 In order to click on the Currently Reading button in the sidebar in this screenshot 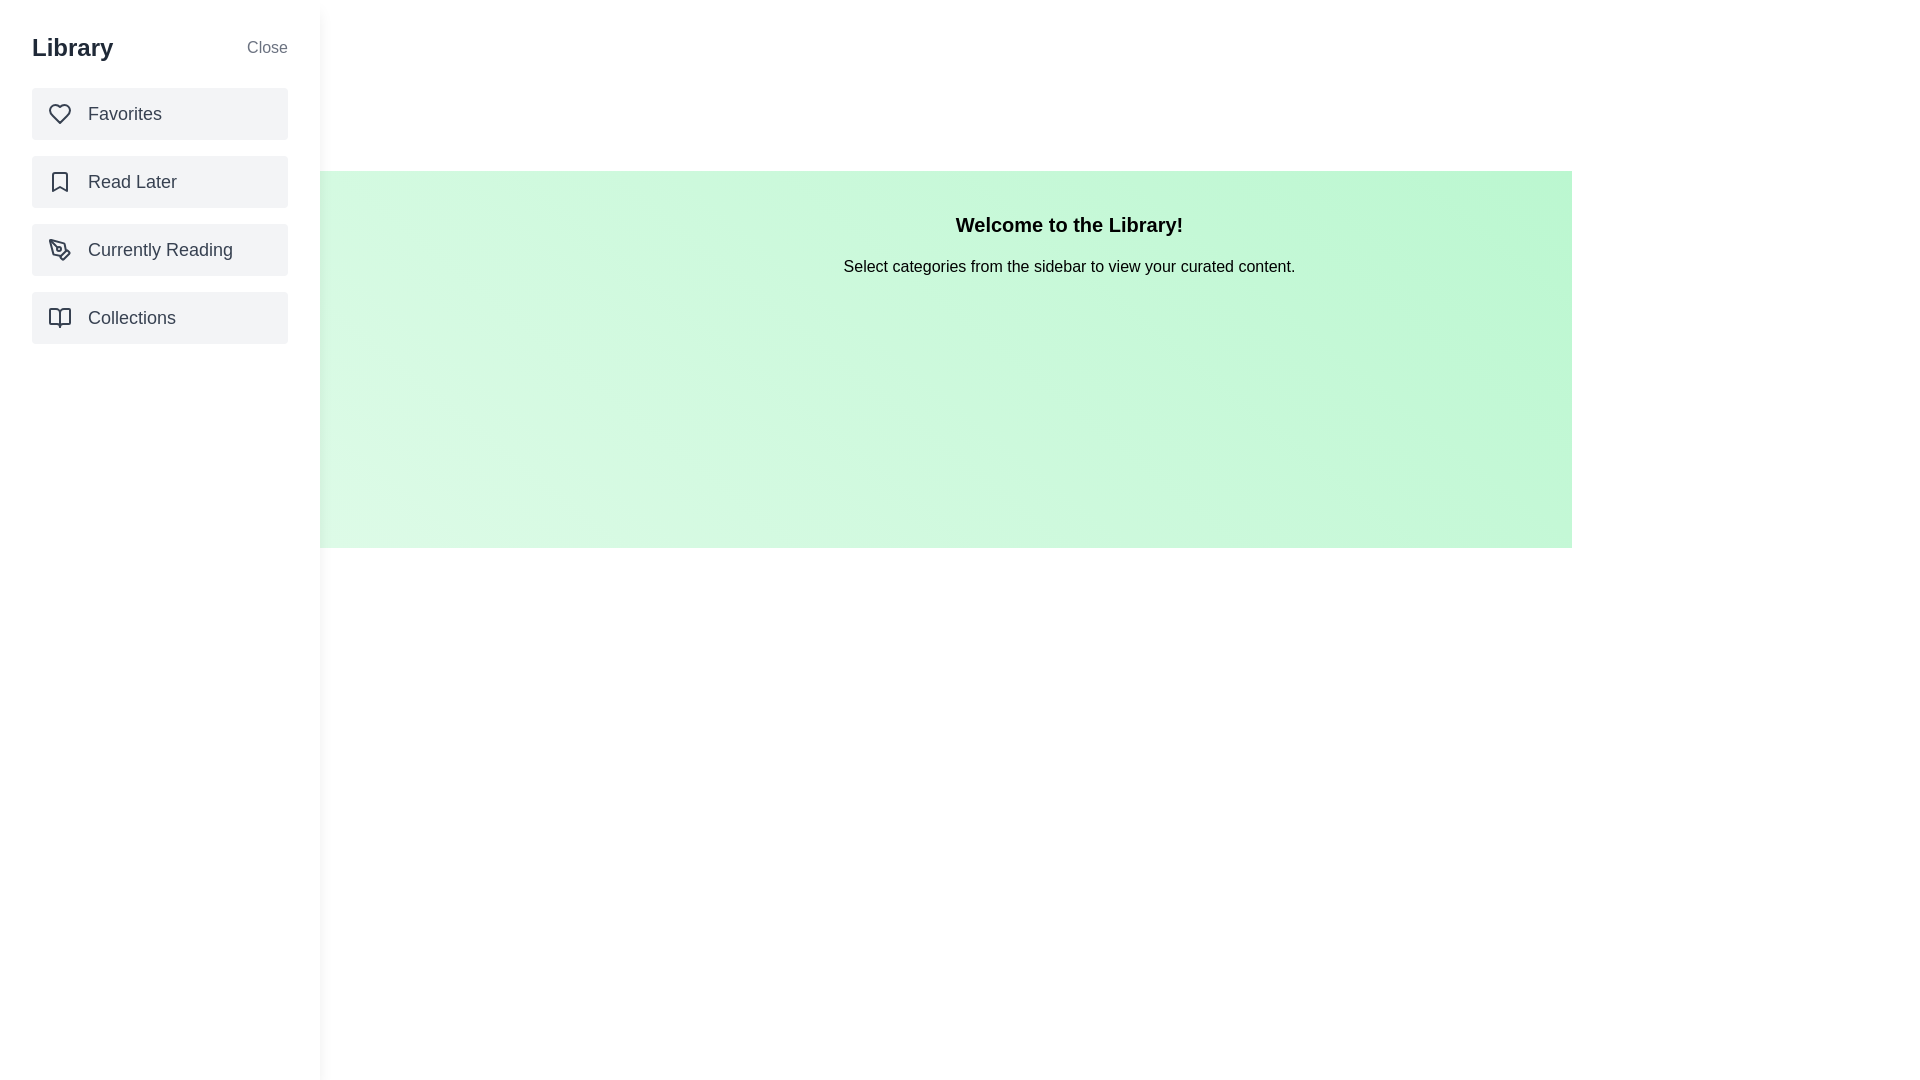, I will do `click(158, 249)`.